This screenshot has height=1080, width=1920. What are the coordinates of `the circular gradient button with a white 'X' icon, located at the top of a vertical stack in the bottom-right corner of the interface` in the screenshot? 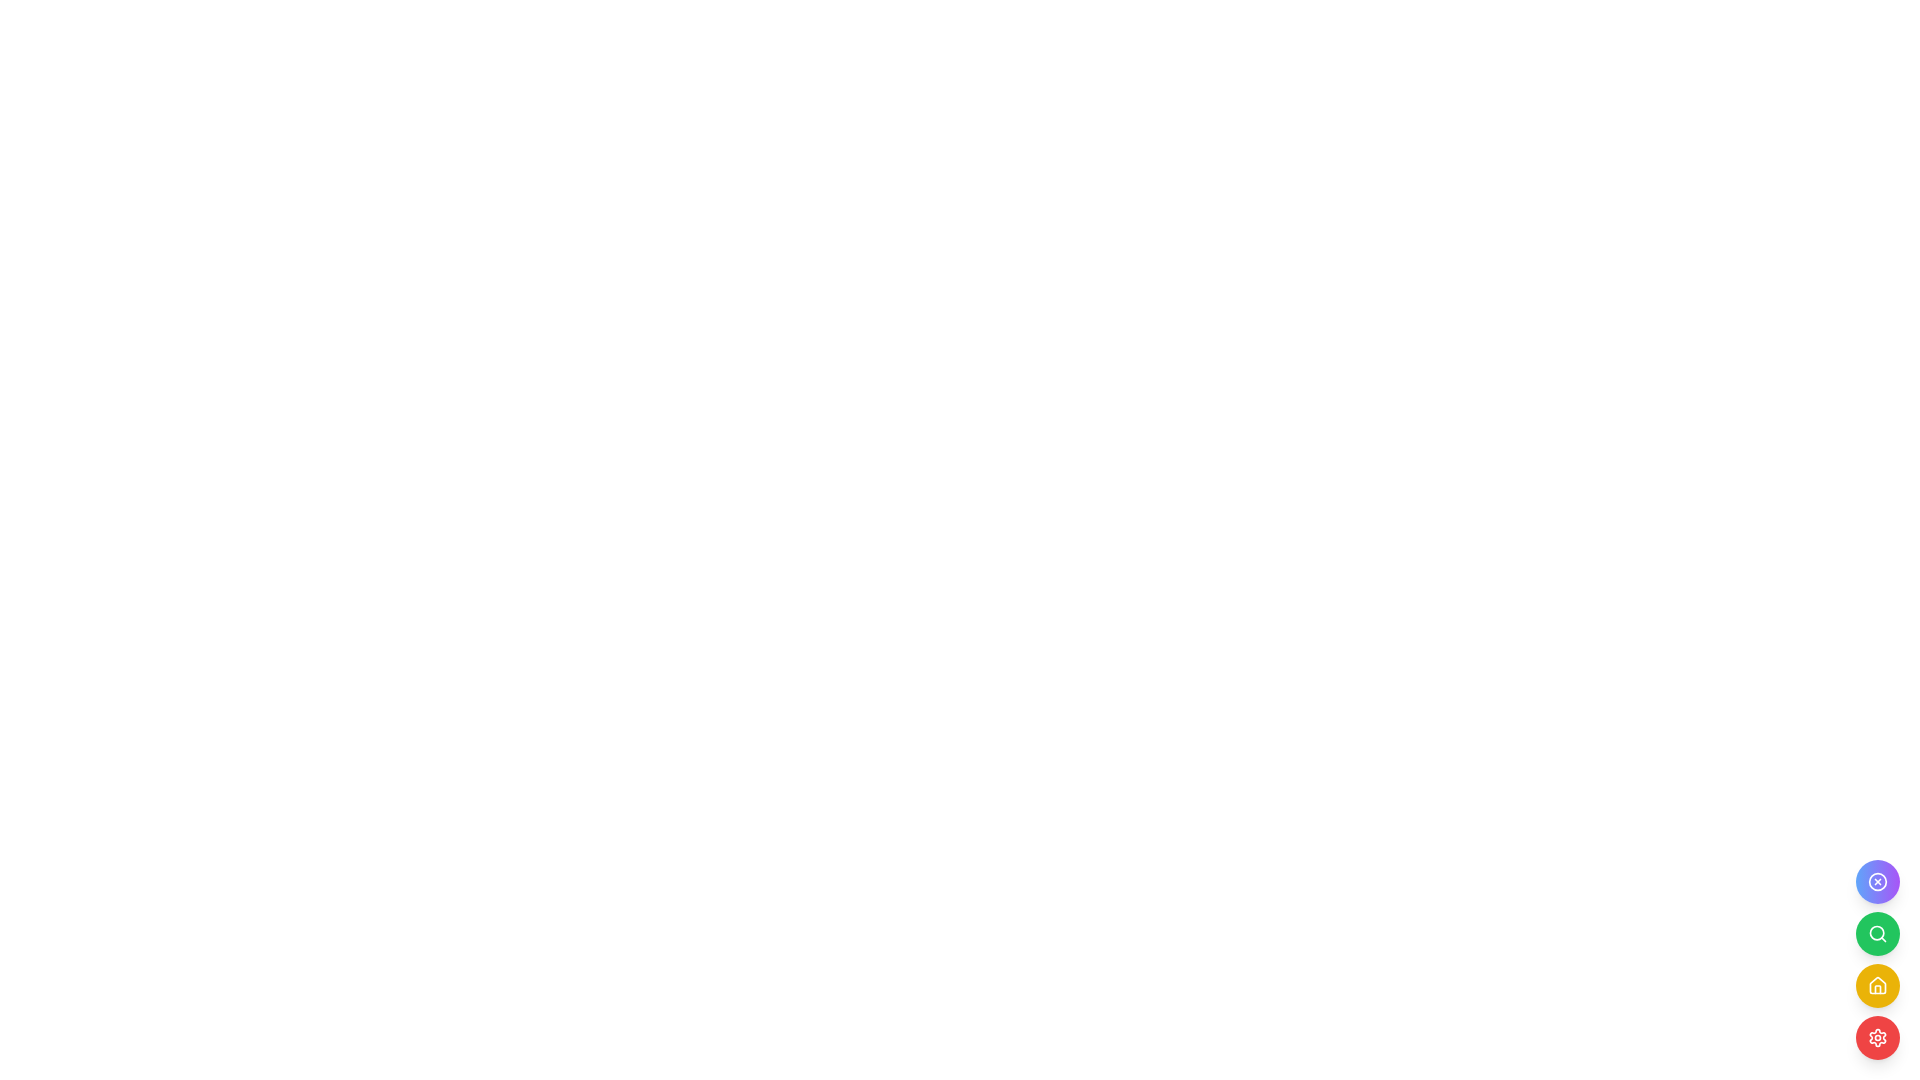 It's located at (1876, 881).